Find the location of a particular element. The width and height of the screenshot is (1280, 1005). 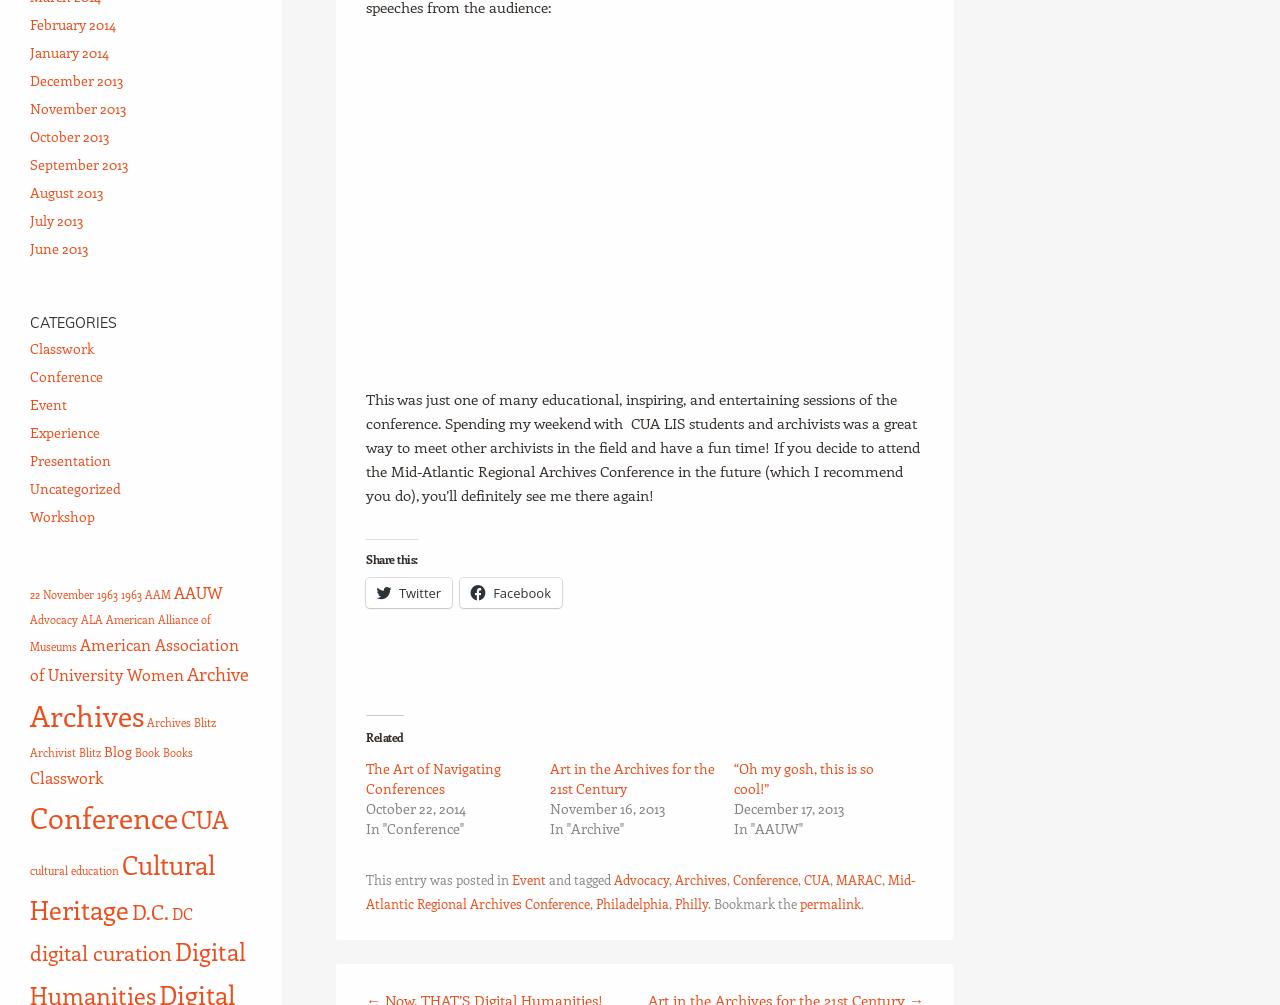

'Workshop' is located at coordinates (62, 515).